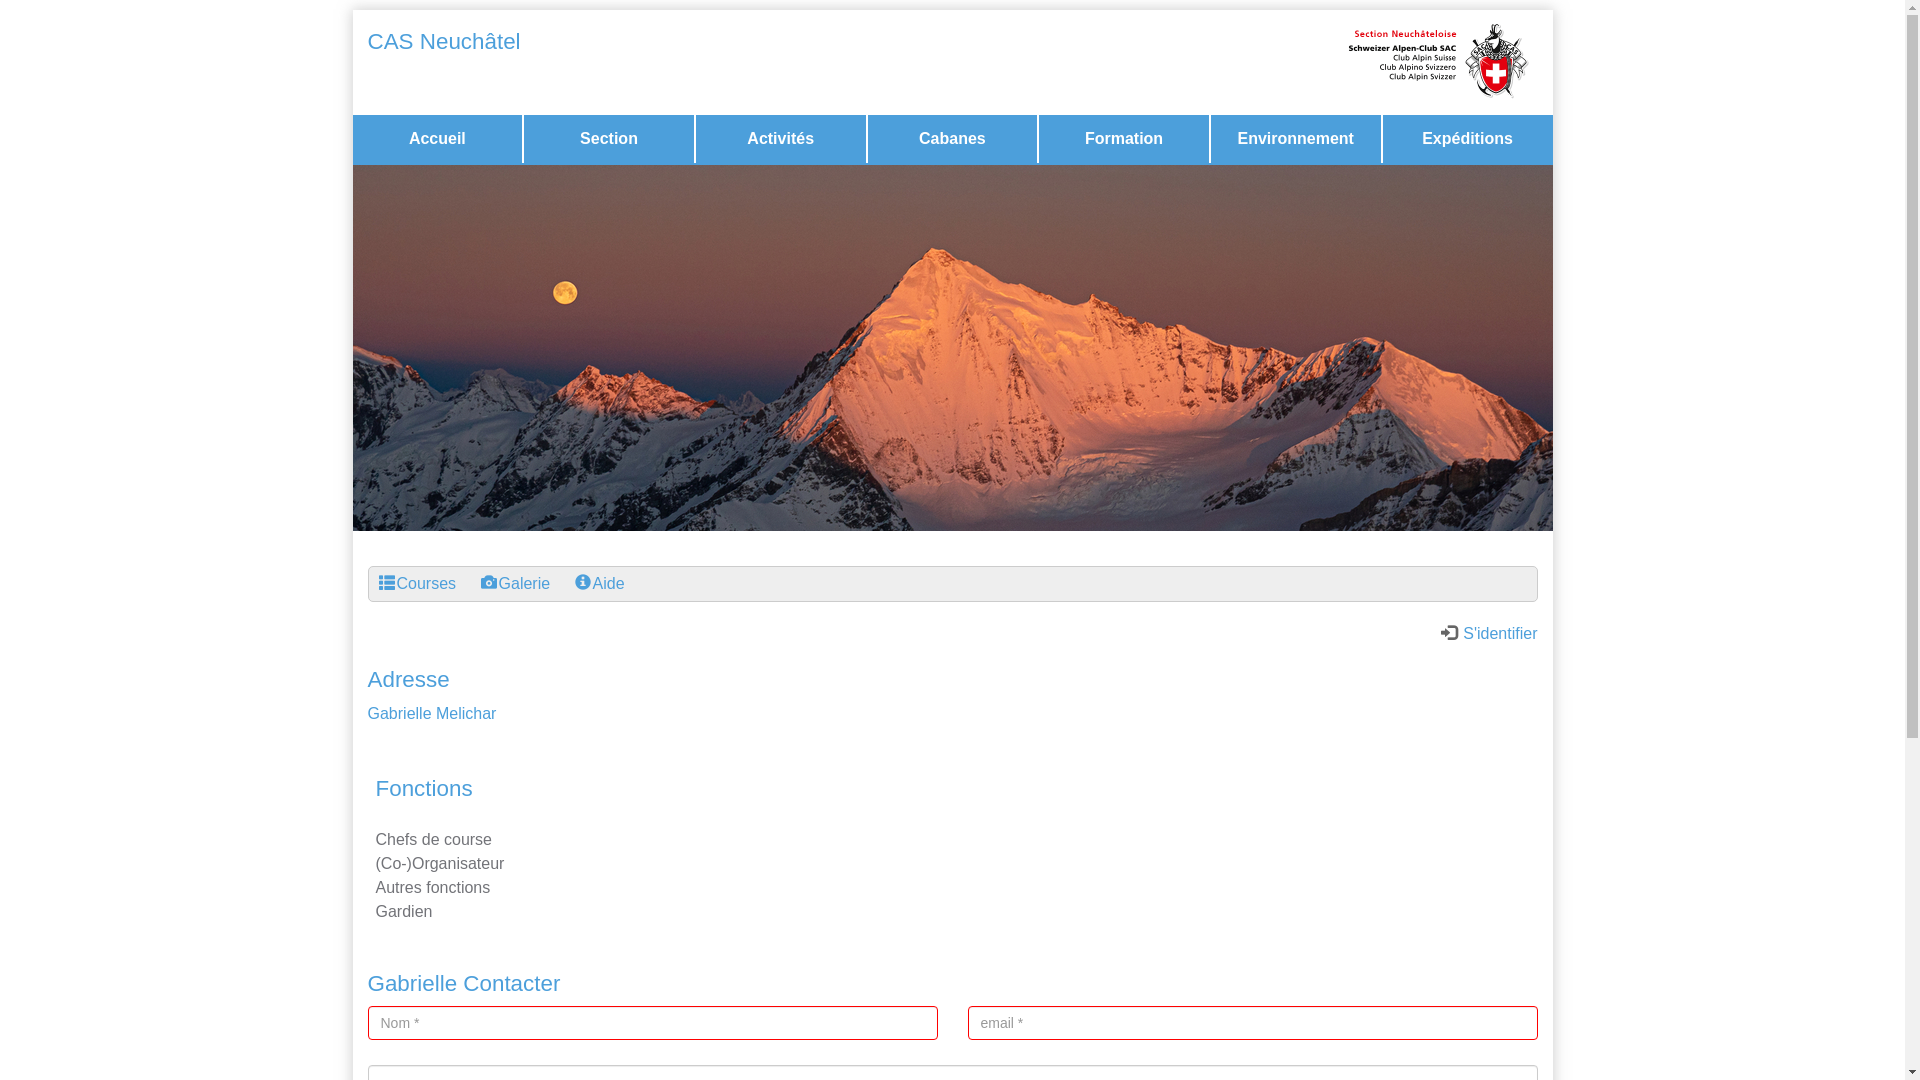  I want to click on 'Formation', so click(1123, 137).